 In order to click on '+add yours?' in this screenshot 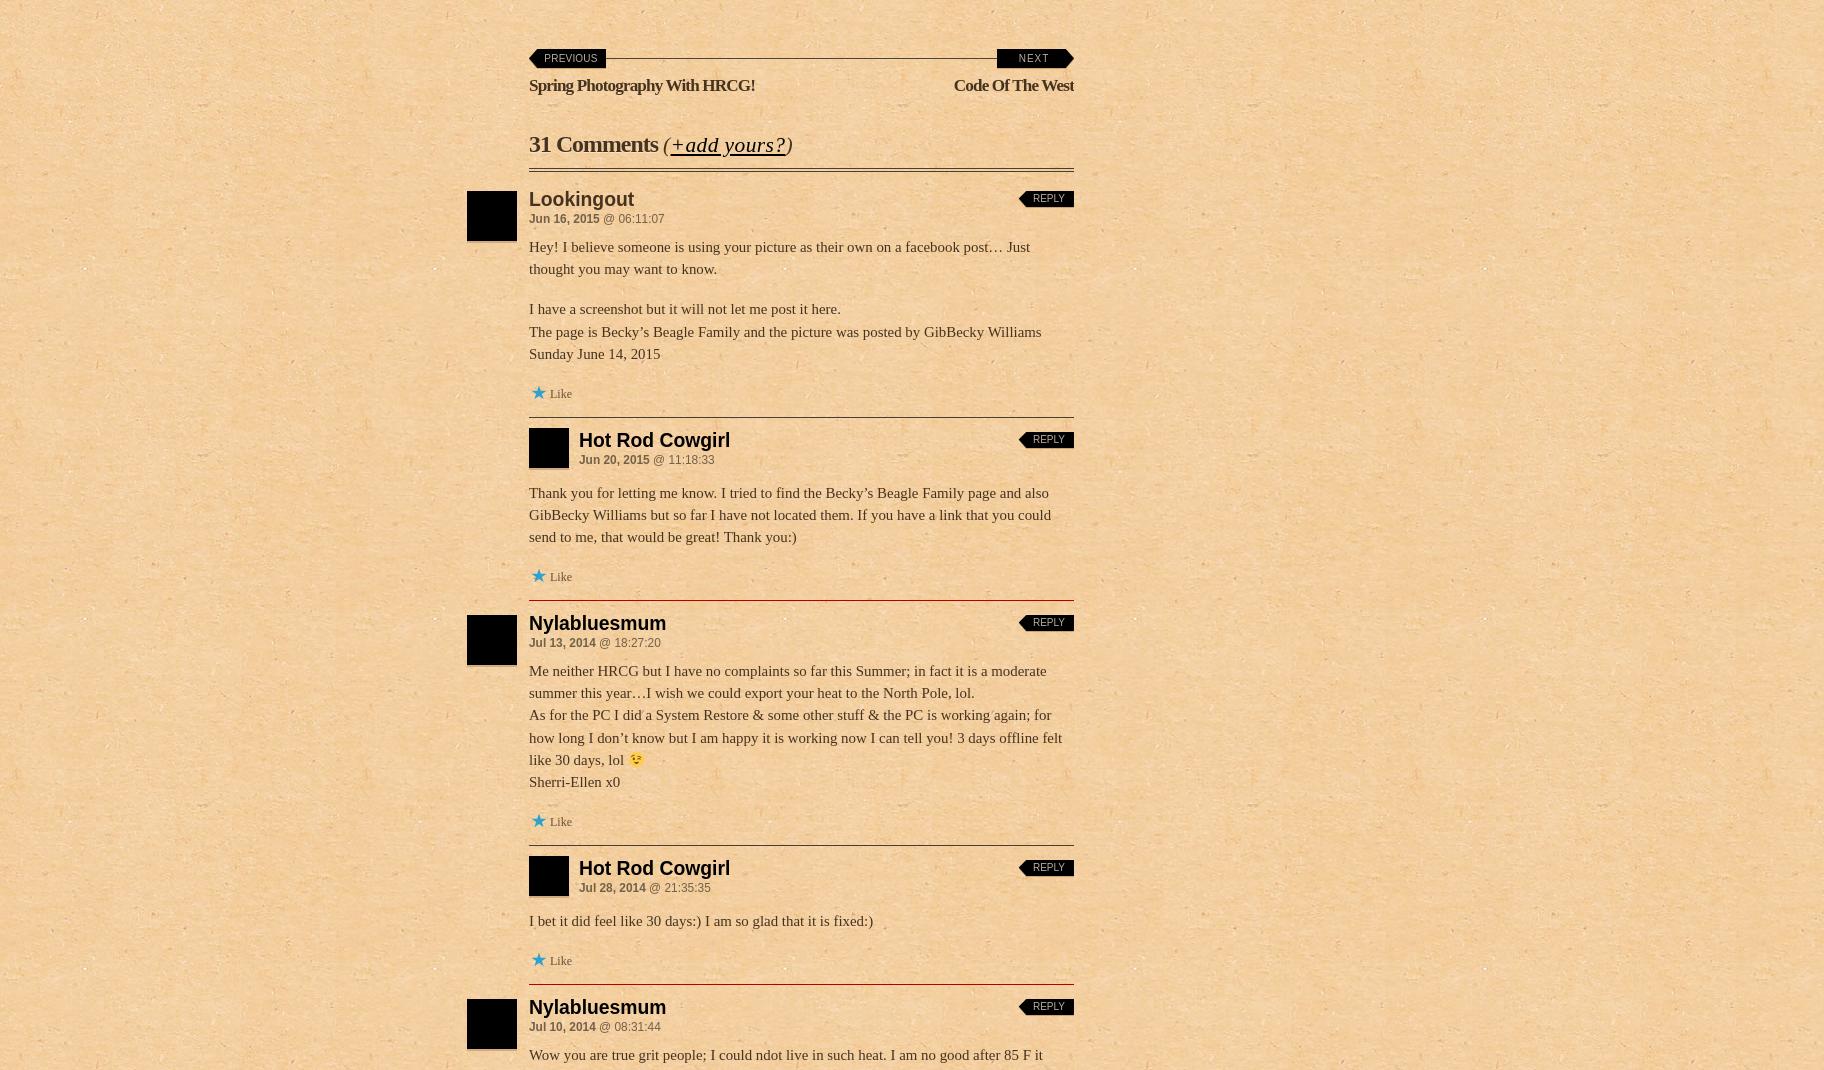, I will do `click(727, 144)`.